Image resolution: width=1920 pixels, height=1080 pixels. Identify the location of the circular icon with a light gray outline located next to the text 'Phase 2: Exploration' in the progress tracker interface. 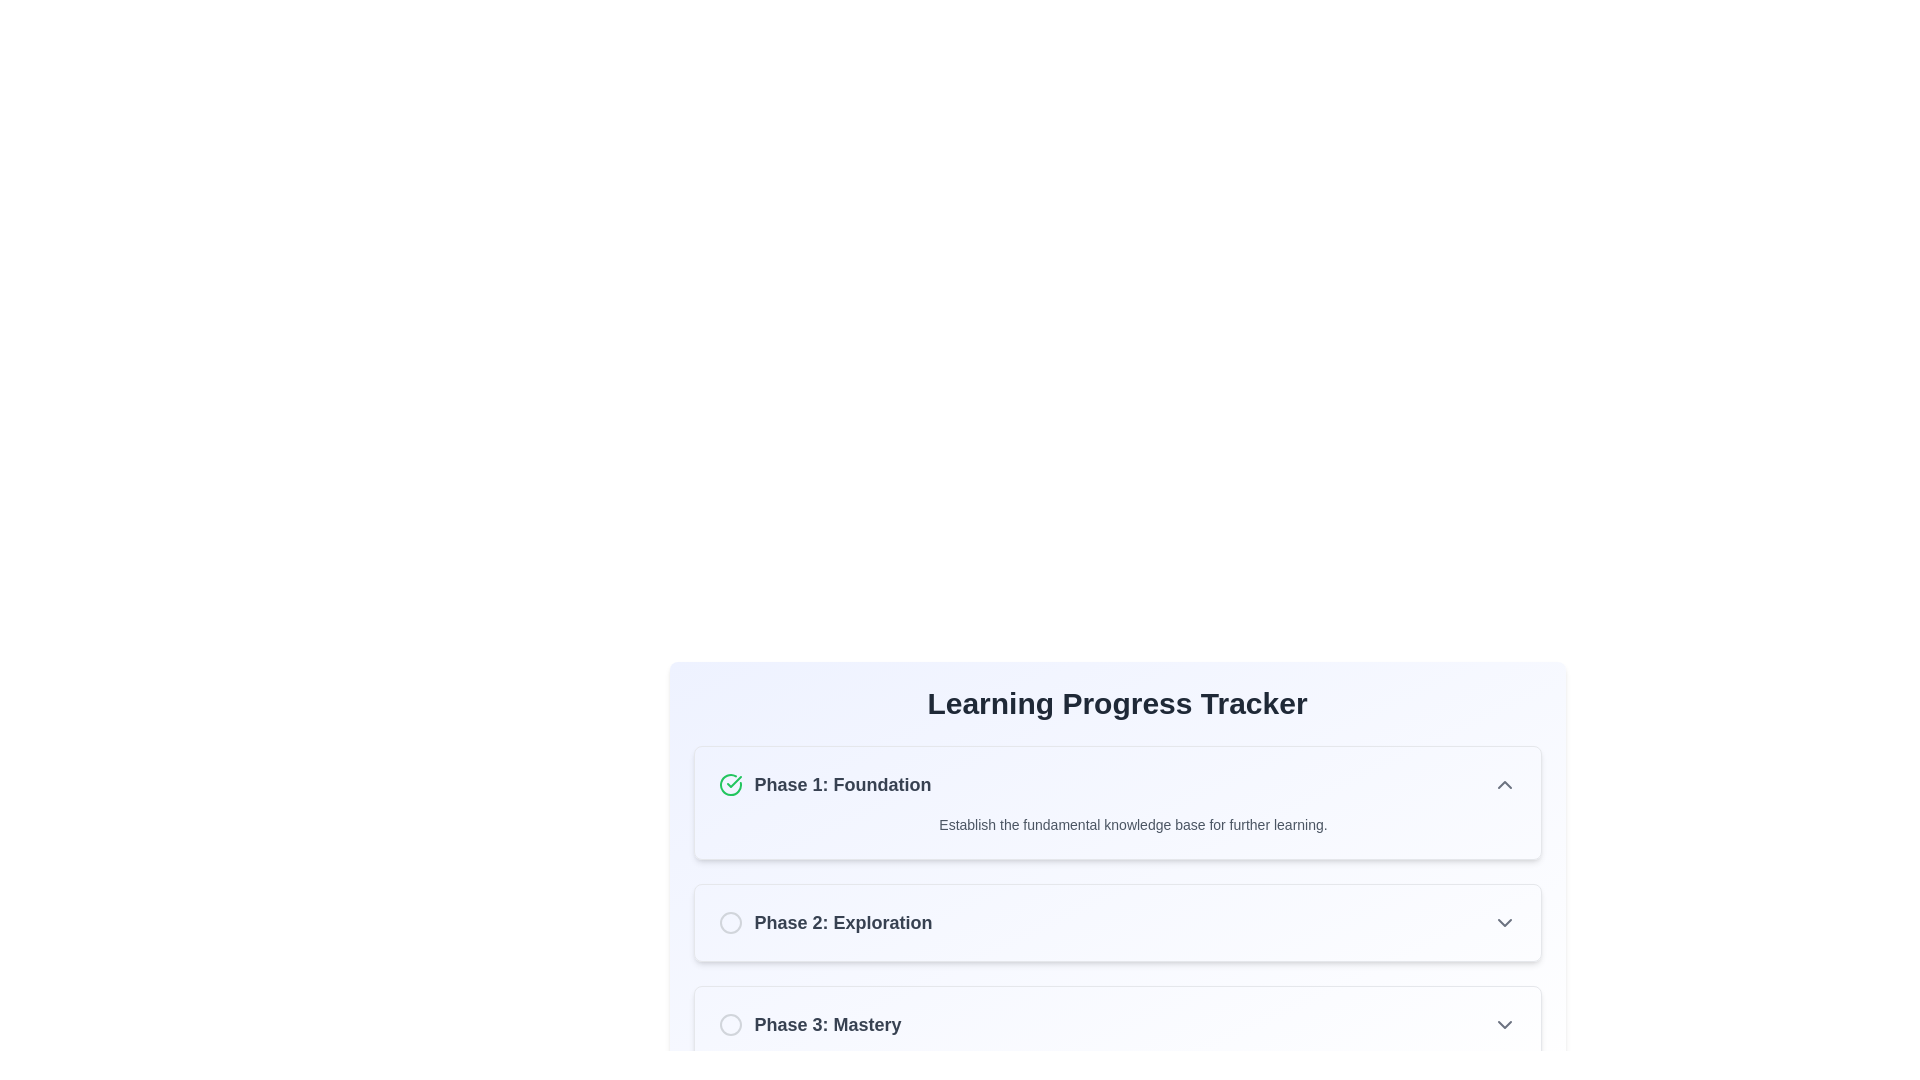
(729, 922).